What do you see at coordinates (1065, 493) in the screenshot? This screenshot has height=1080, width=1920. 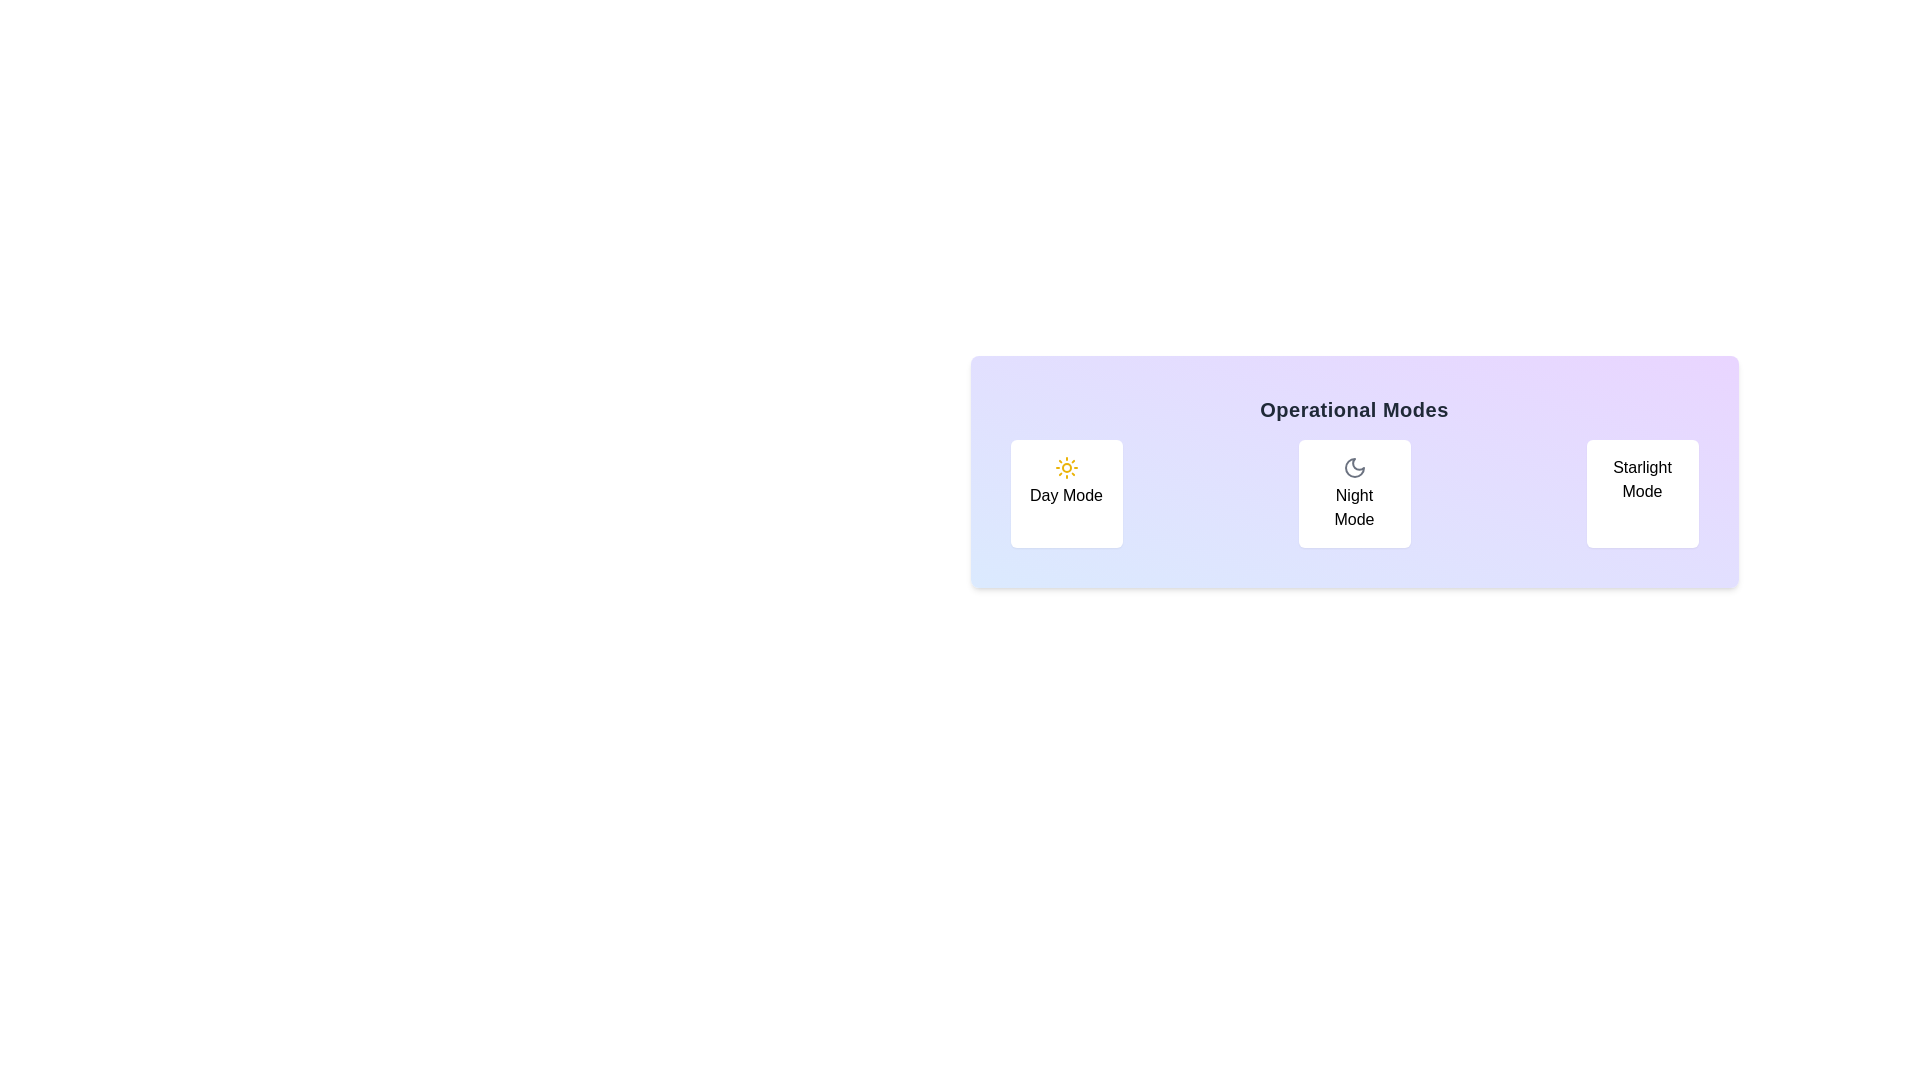 I see `the button corresponding to Day Mode mode` at bounding box center [1065, 493].